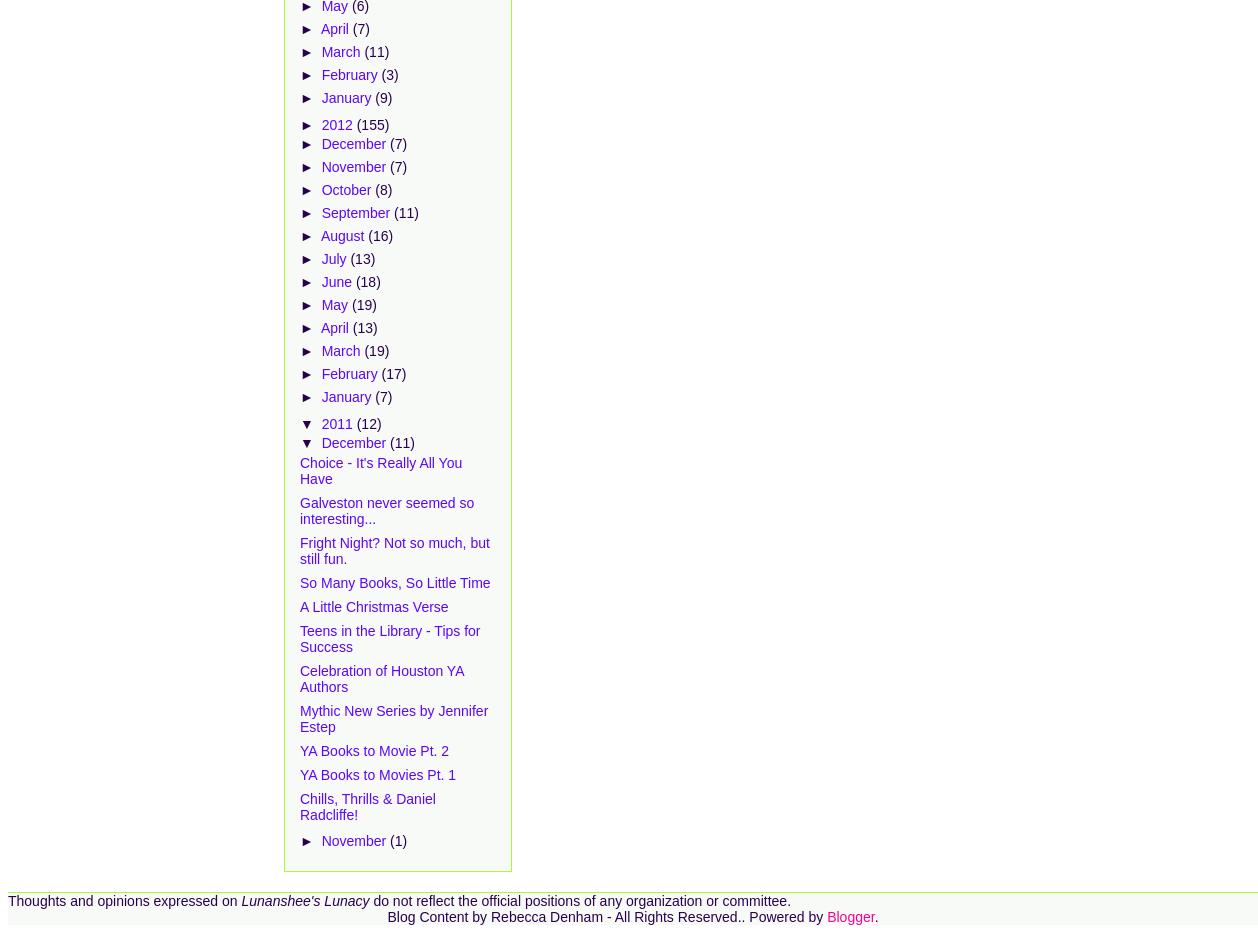  Describe the element at coordinates (374, 190) in the screenshot. I see `'(8)'` at that location.